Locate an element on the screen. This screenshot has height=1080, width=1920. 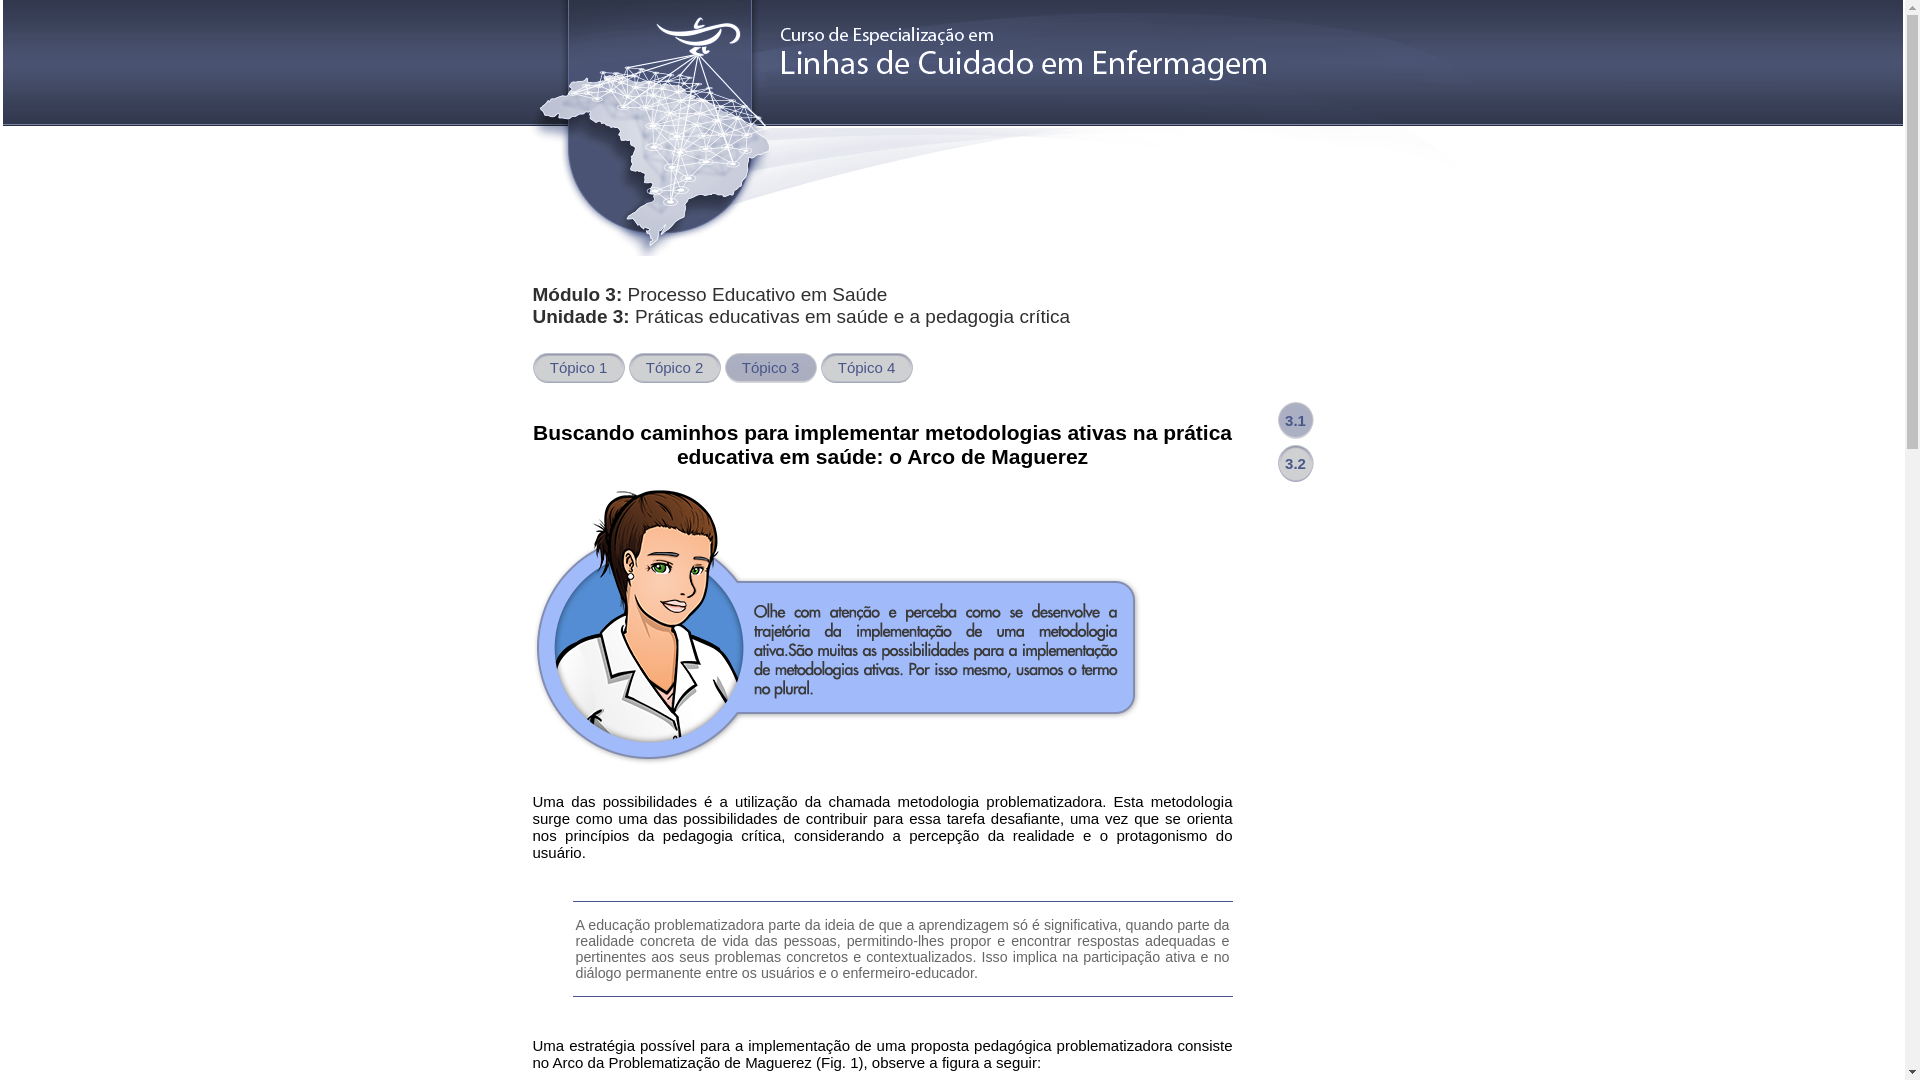
'3.2' is located at coordinates (1276, 463).